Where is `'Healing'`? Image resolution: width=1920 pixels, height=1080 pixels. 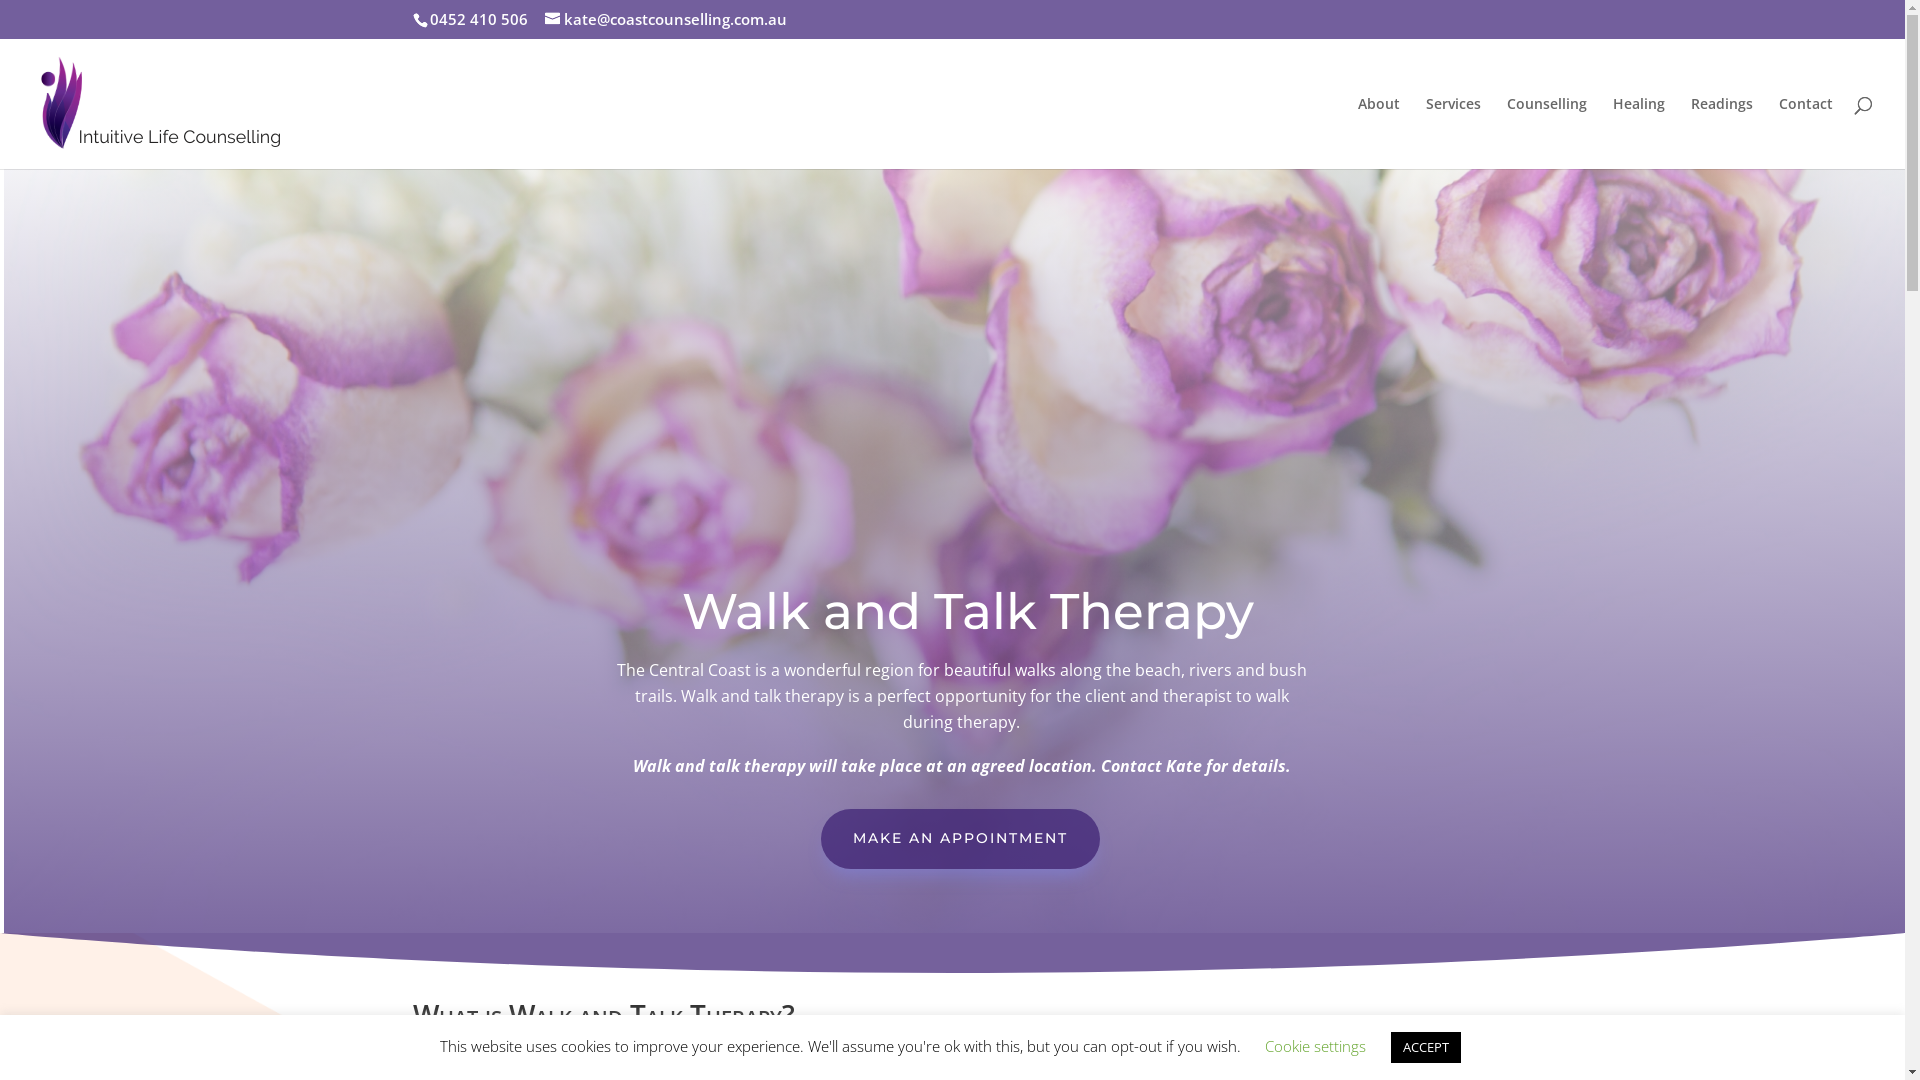
'Healing' is located at coordinates (1638, 131).